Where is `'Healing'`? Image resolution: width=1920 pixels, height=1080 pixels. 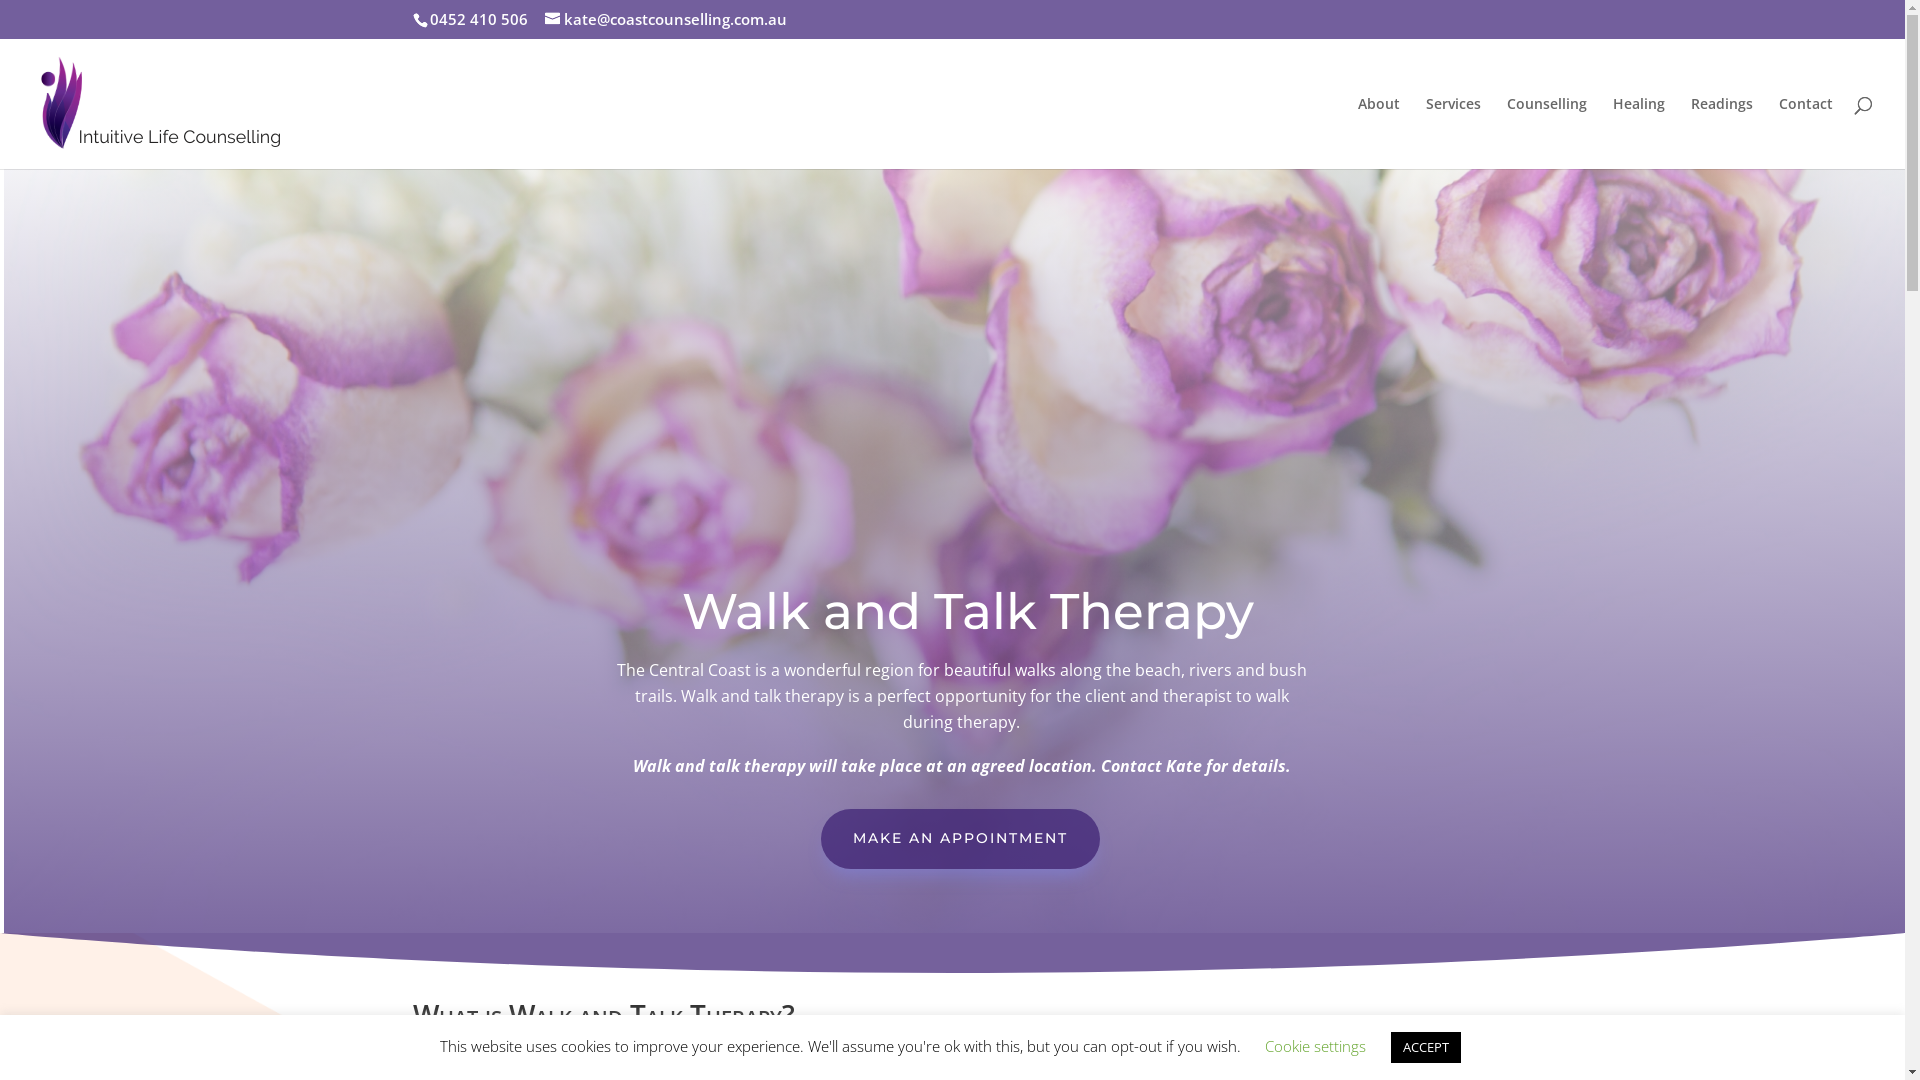
'Healing' is located at coordinates (1638, 131).